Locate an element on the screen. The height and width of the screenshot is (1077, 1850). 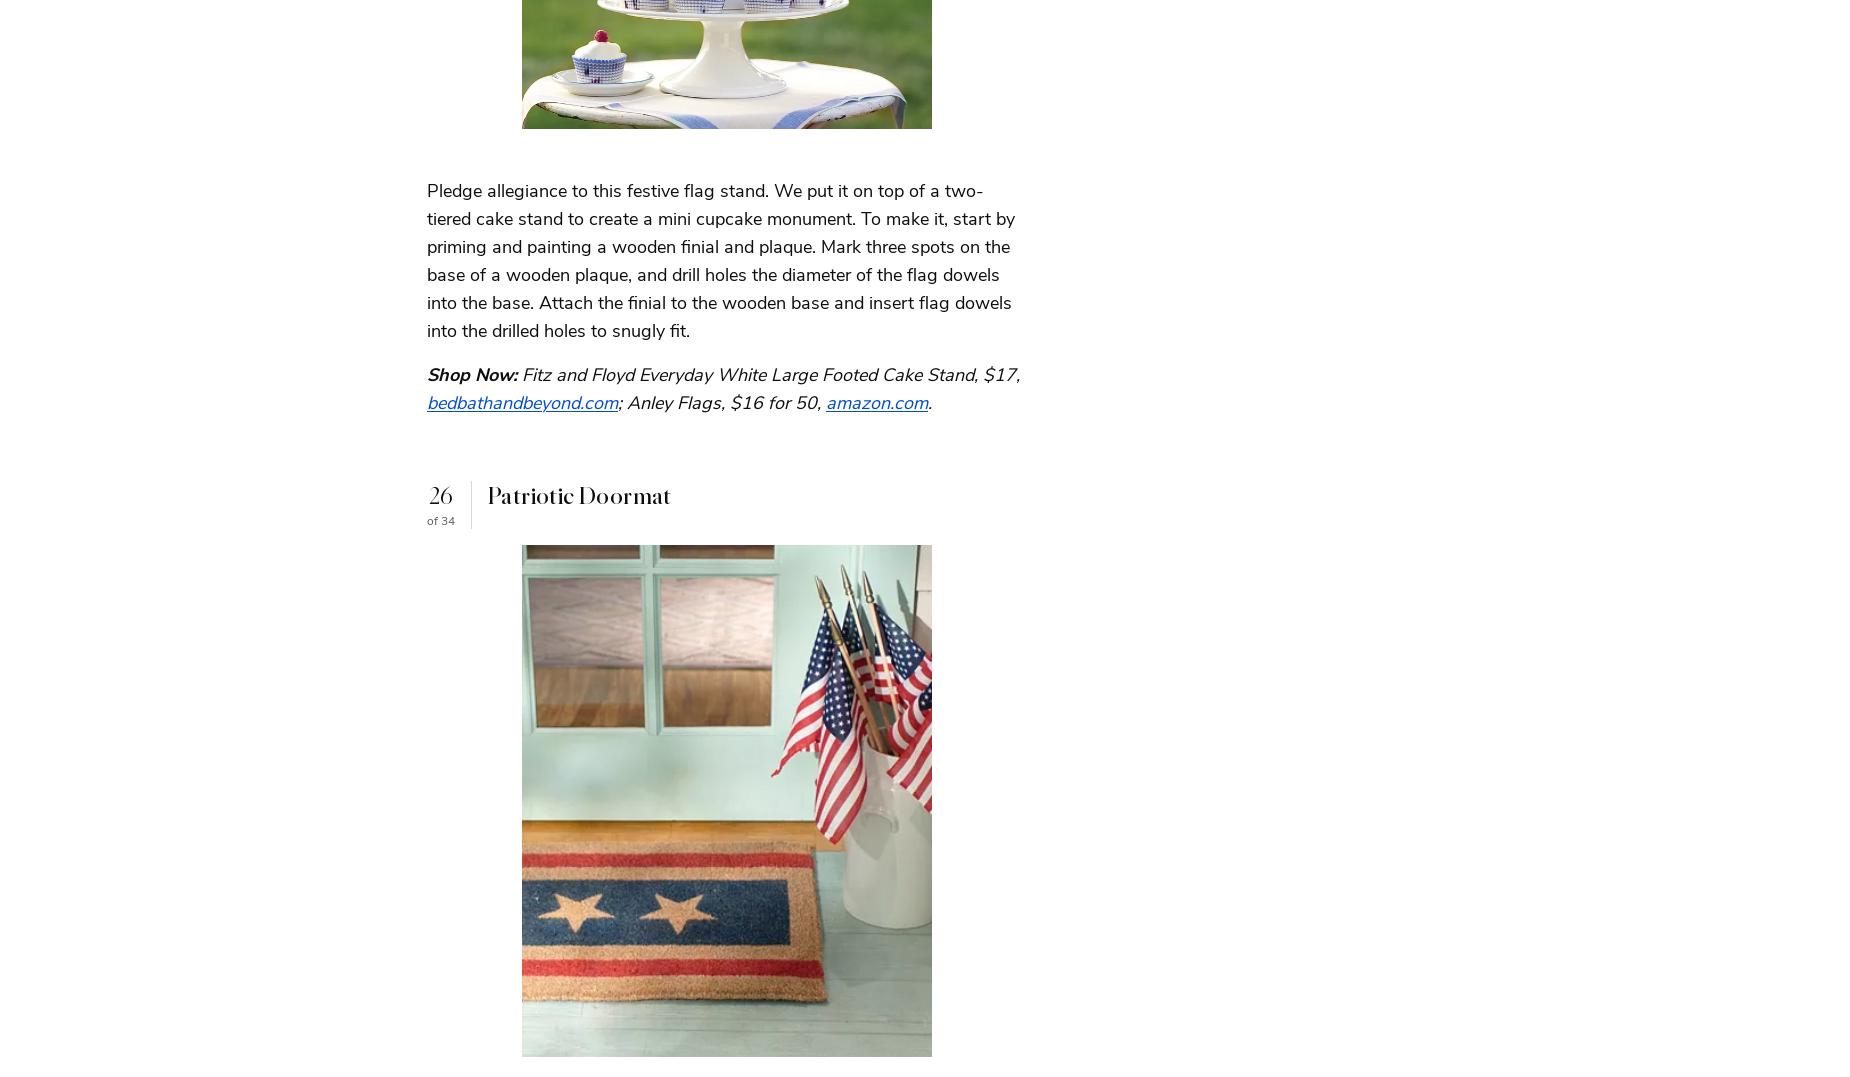
'; Anley Flags, $16 for 50,' is located at coordinates (618, 402).